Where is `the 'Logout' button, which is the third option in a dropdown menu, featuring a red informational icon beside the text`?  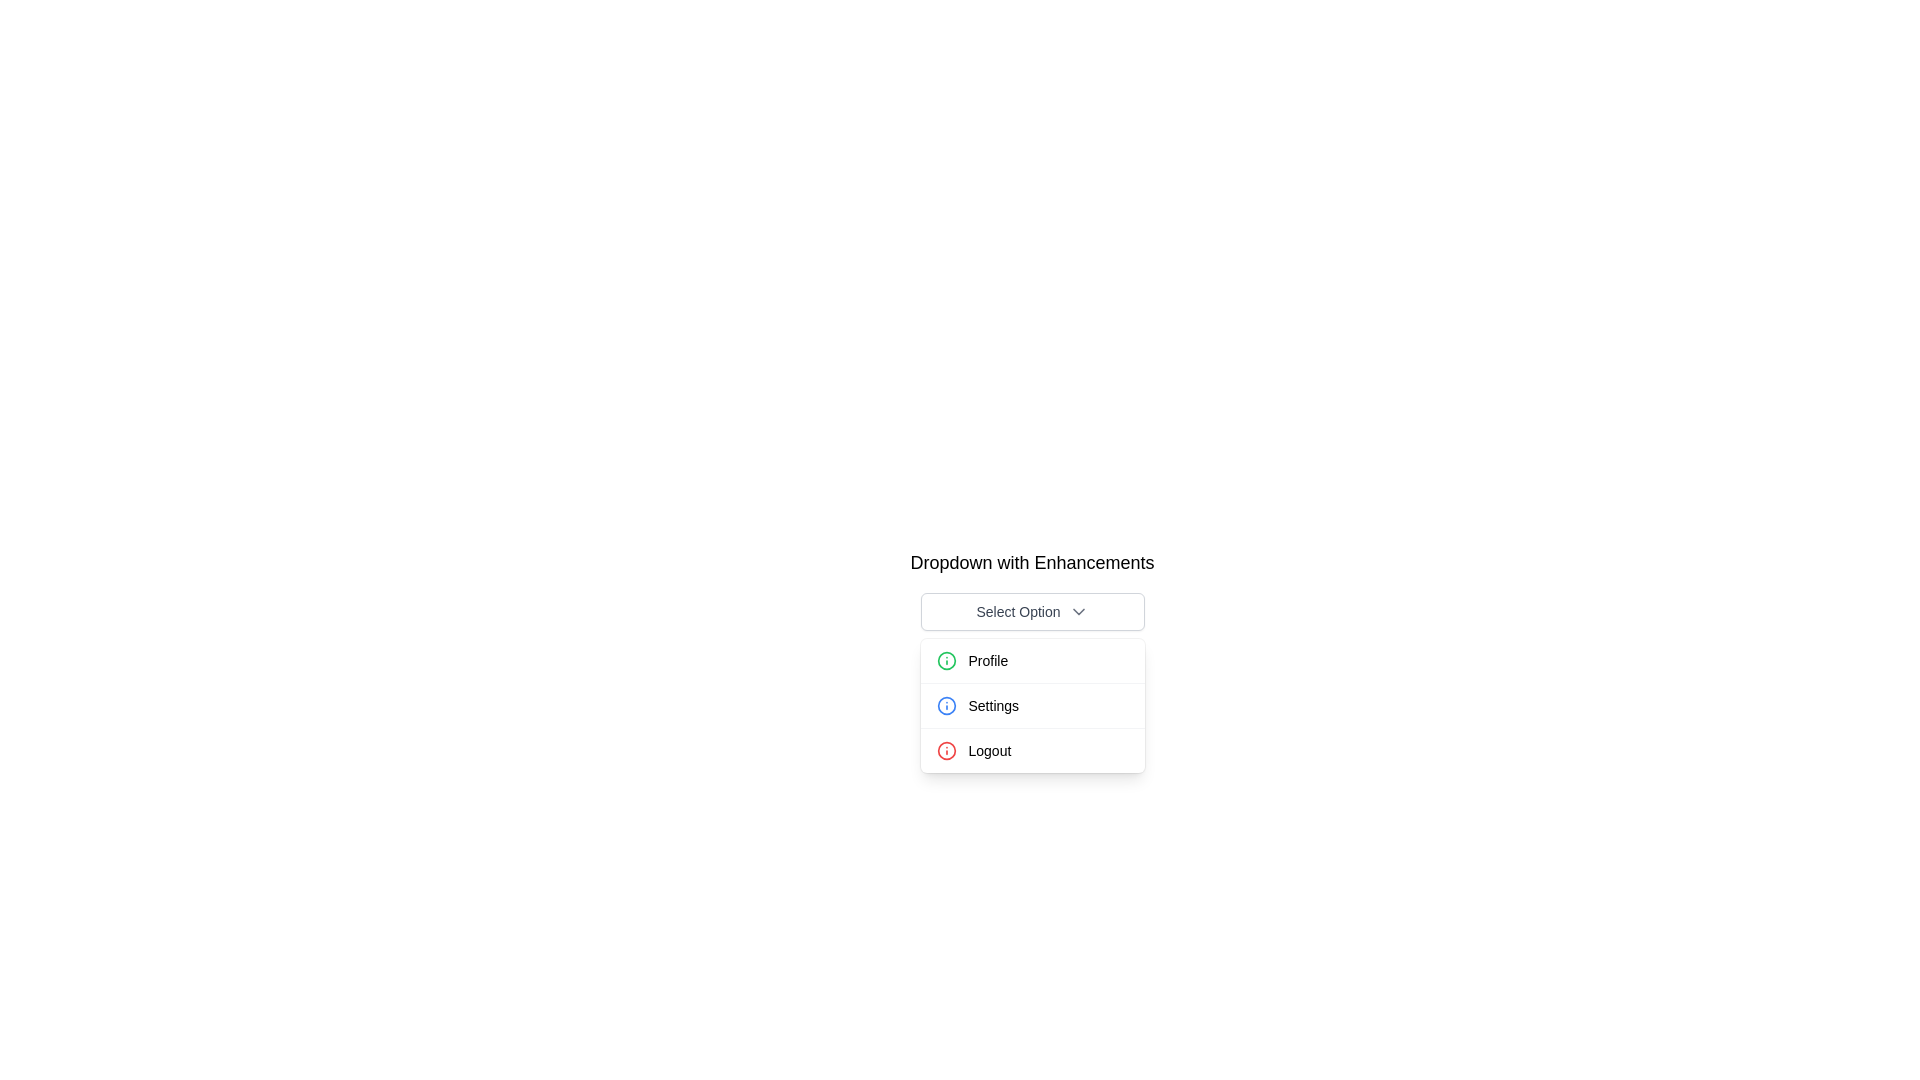
the 'Logout' button, which is the third option in a dropdown menu, featuring a red informational icon beside the text is located at coordinates (1032, 750).